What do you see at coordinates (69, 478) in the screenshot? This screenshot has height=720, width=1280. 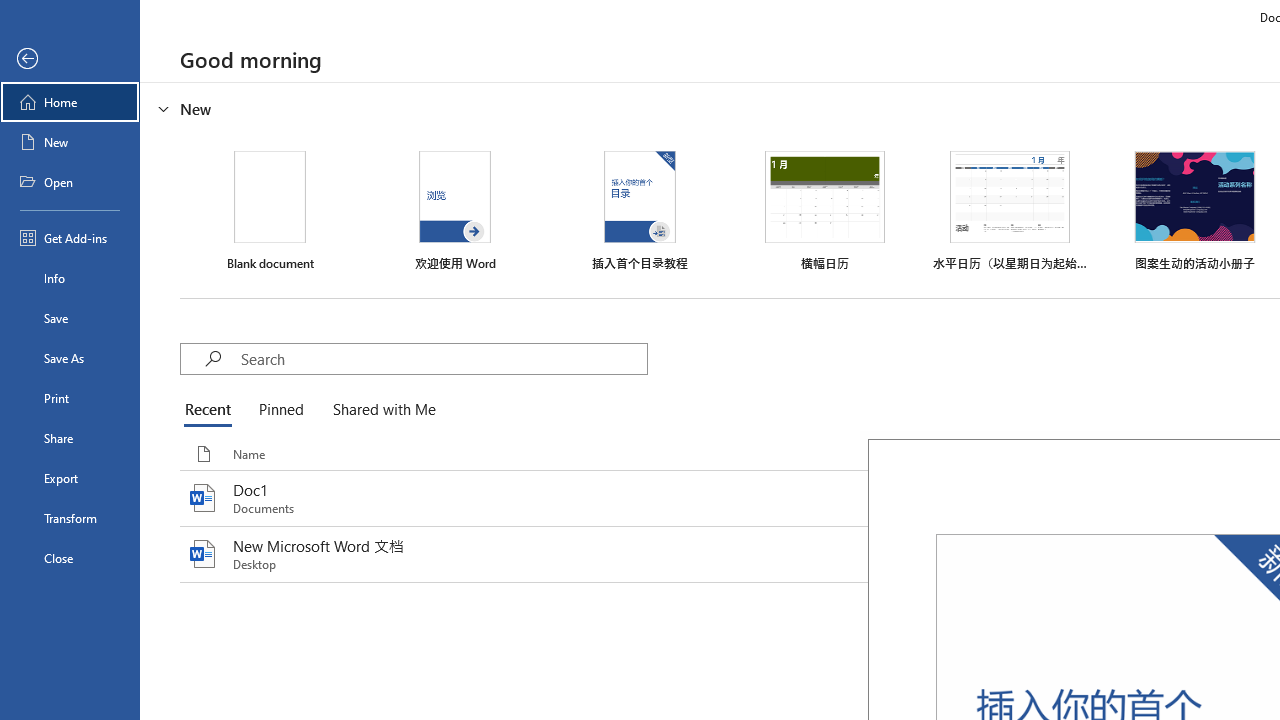 I see `'Export'` at bounding box center [69, 478].